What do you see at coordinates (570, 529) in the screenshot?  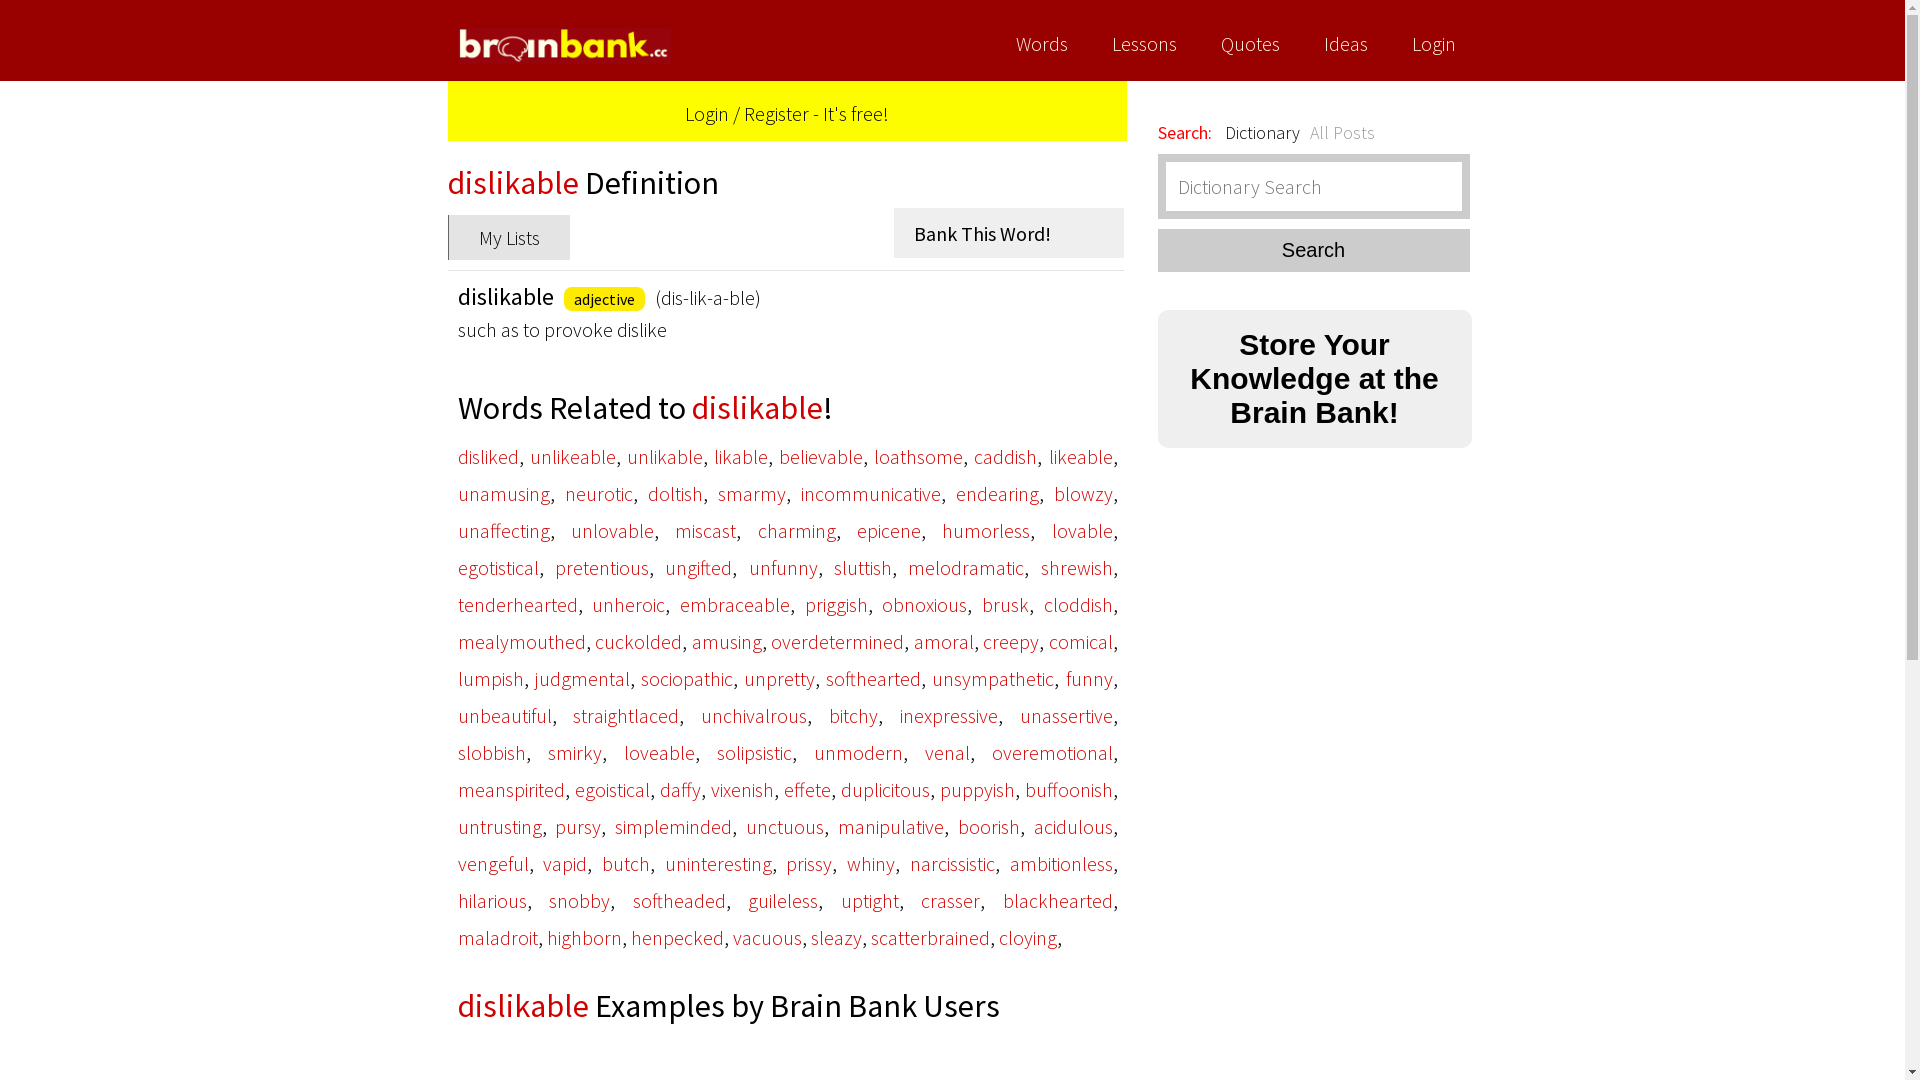 I see `'unlovable'` at bounding box center [570, 529].